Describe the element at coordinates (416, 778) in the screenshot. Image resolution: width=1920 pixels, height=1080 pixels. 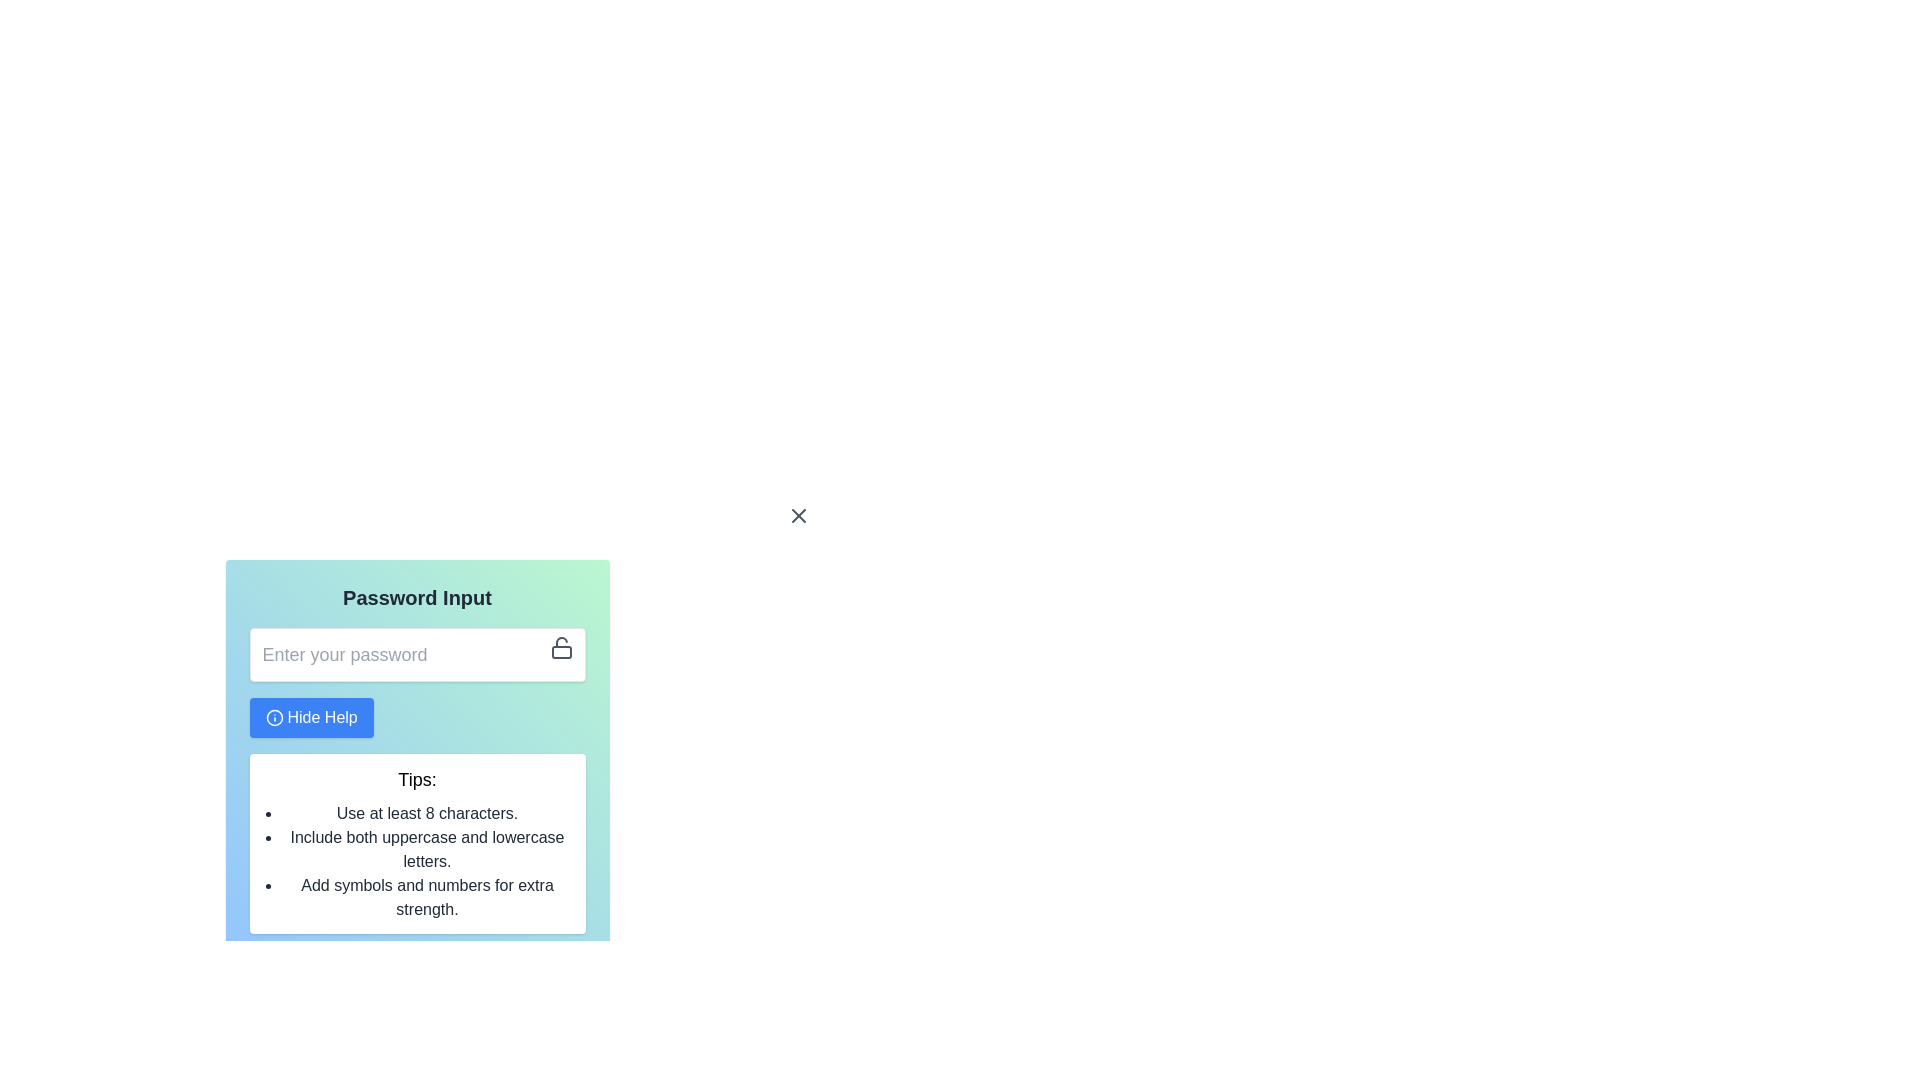
I see `the 'Tips:' label, which displays password creation advice and is styled in bold with a larger font size, located beneath the 'Hide Help' button` at that location.